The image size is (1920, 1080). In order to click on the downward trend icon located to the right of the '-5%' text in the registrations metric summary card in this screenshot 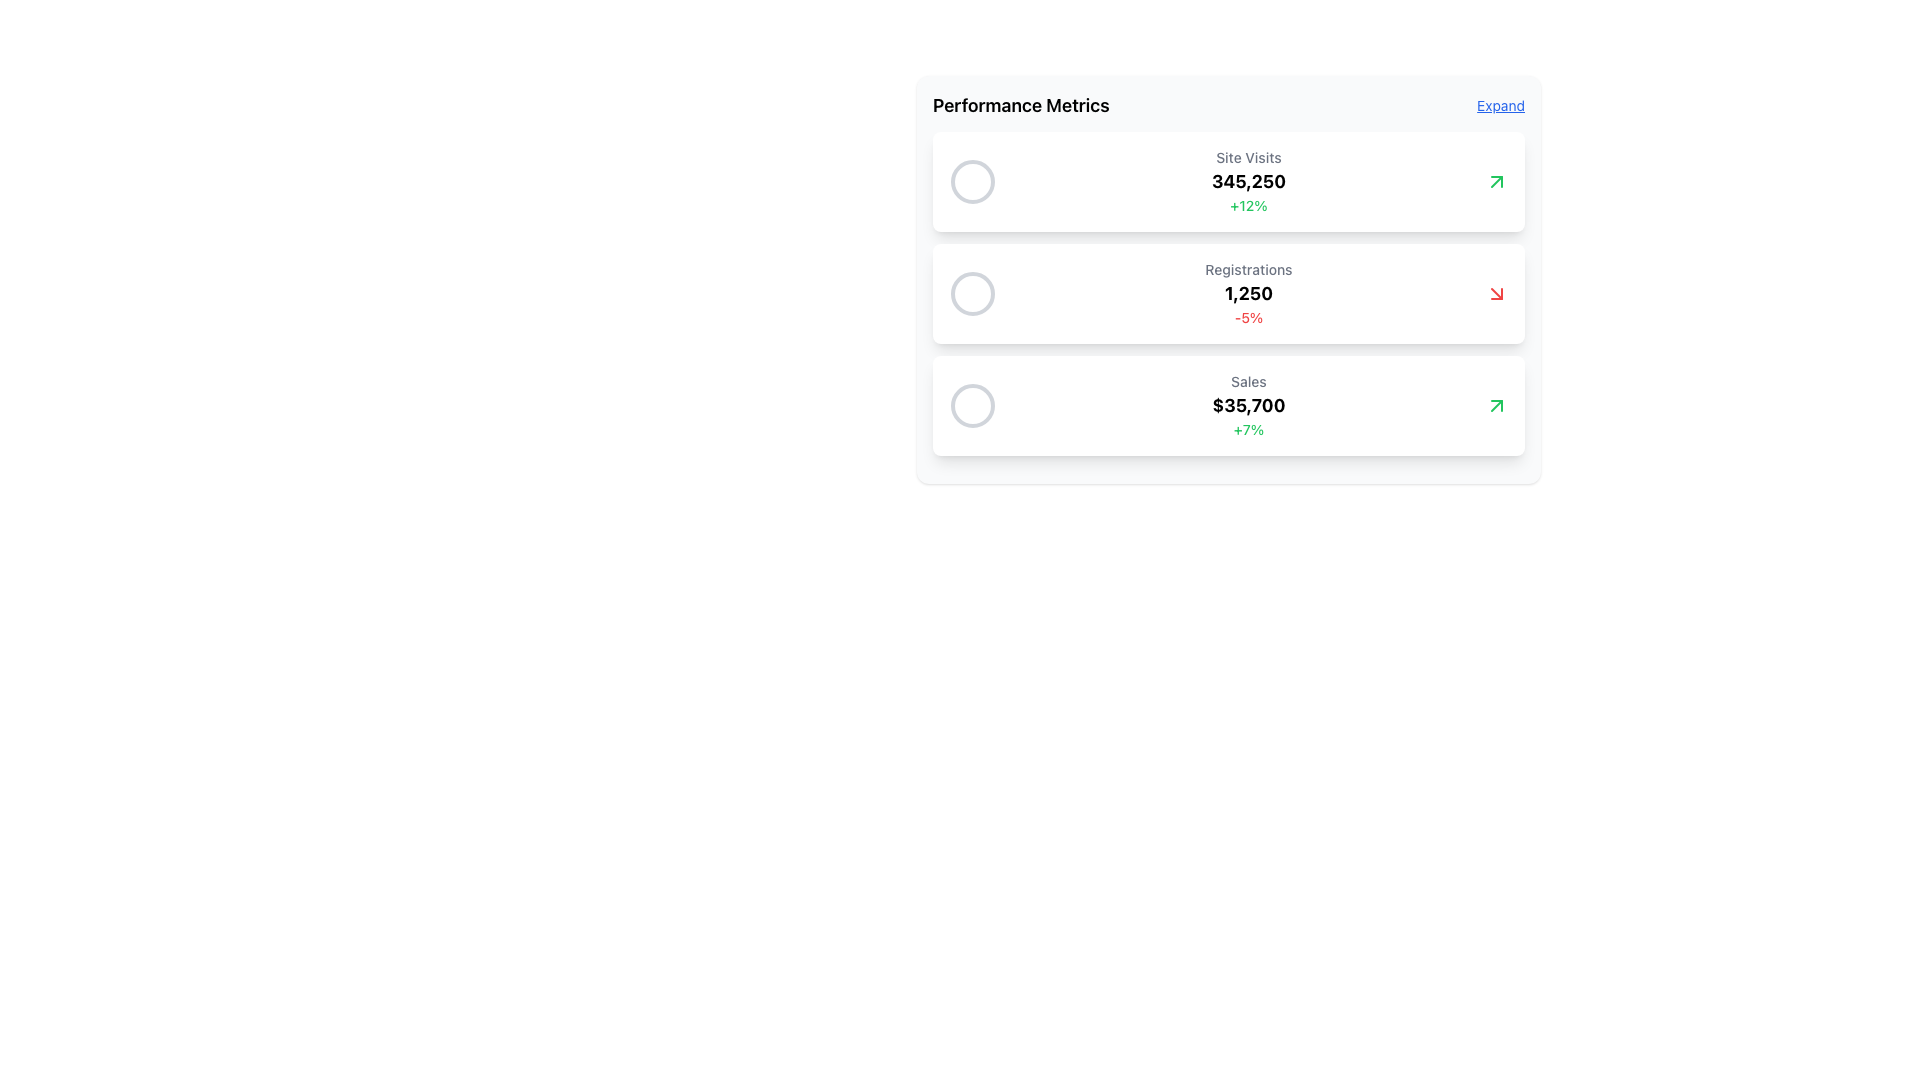, I will do `click(1497, 293)`.